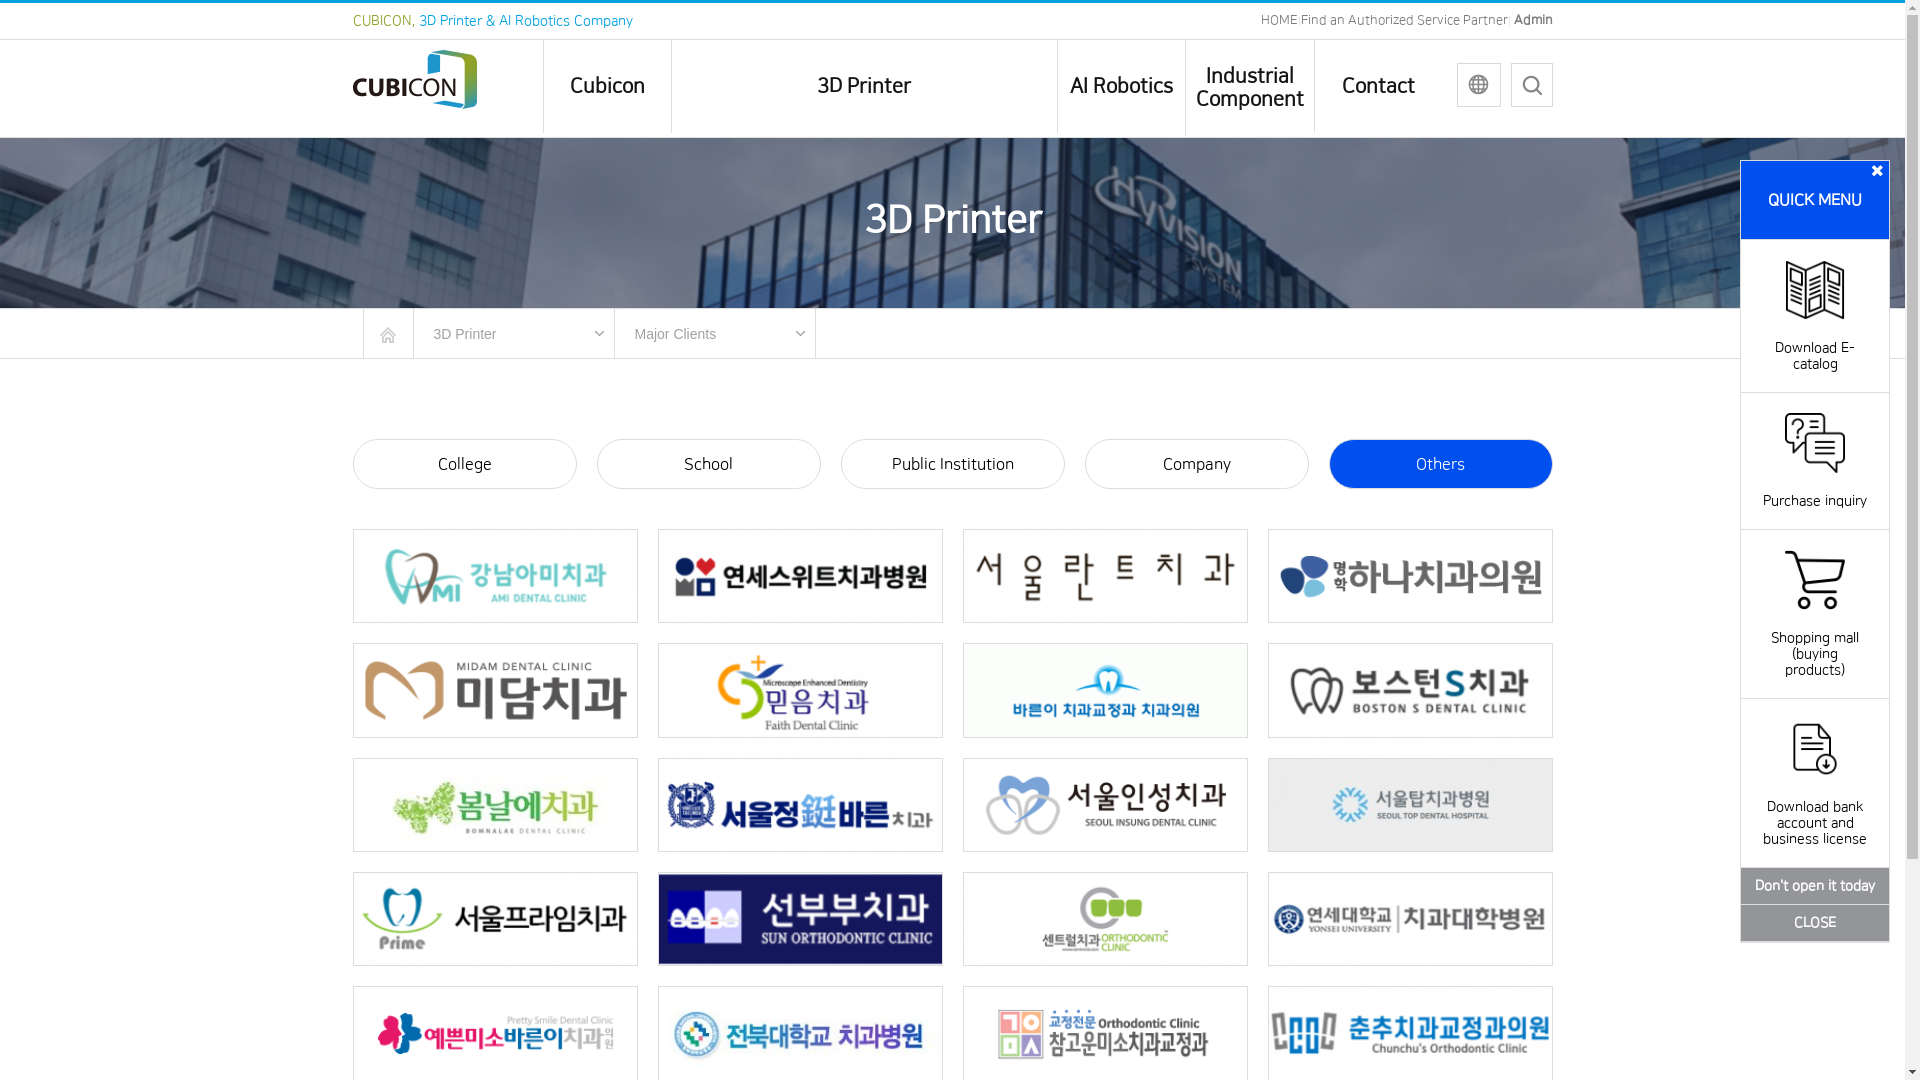 This screenshot has width=1920, height=1080. What do you see at coordinates (714, 332) in the screenshot?
I see `'Major Clients'` at bounding box center [714, 332].